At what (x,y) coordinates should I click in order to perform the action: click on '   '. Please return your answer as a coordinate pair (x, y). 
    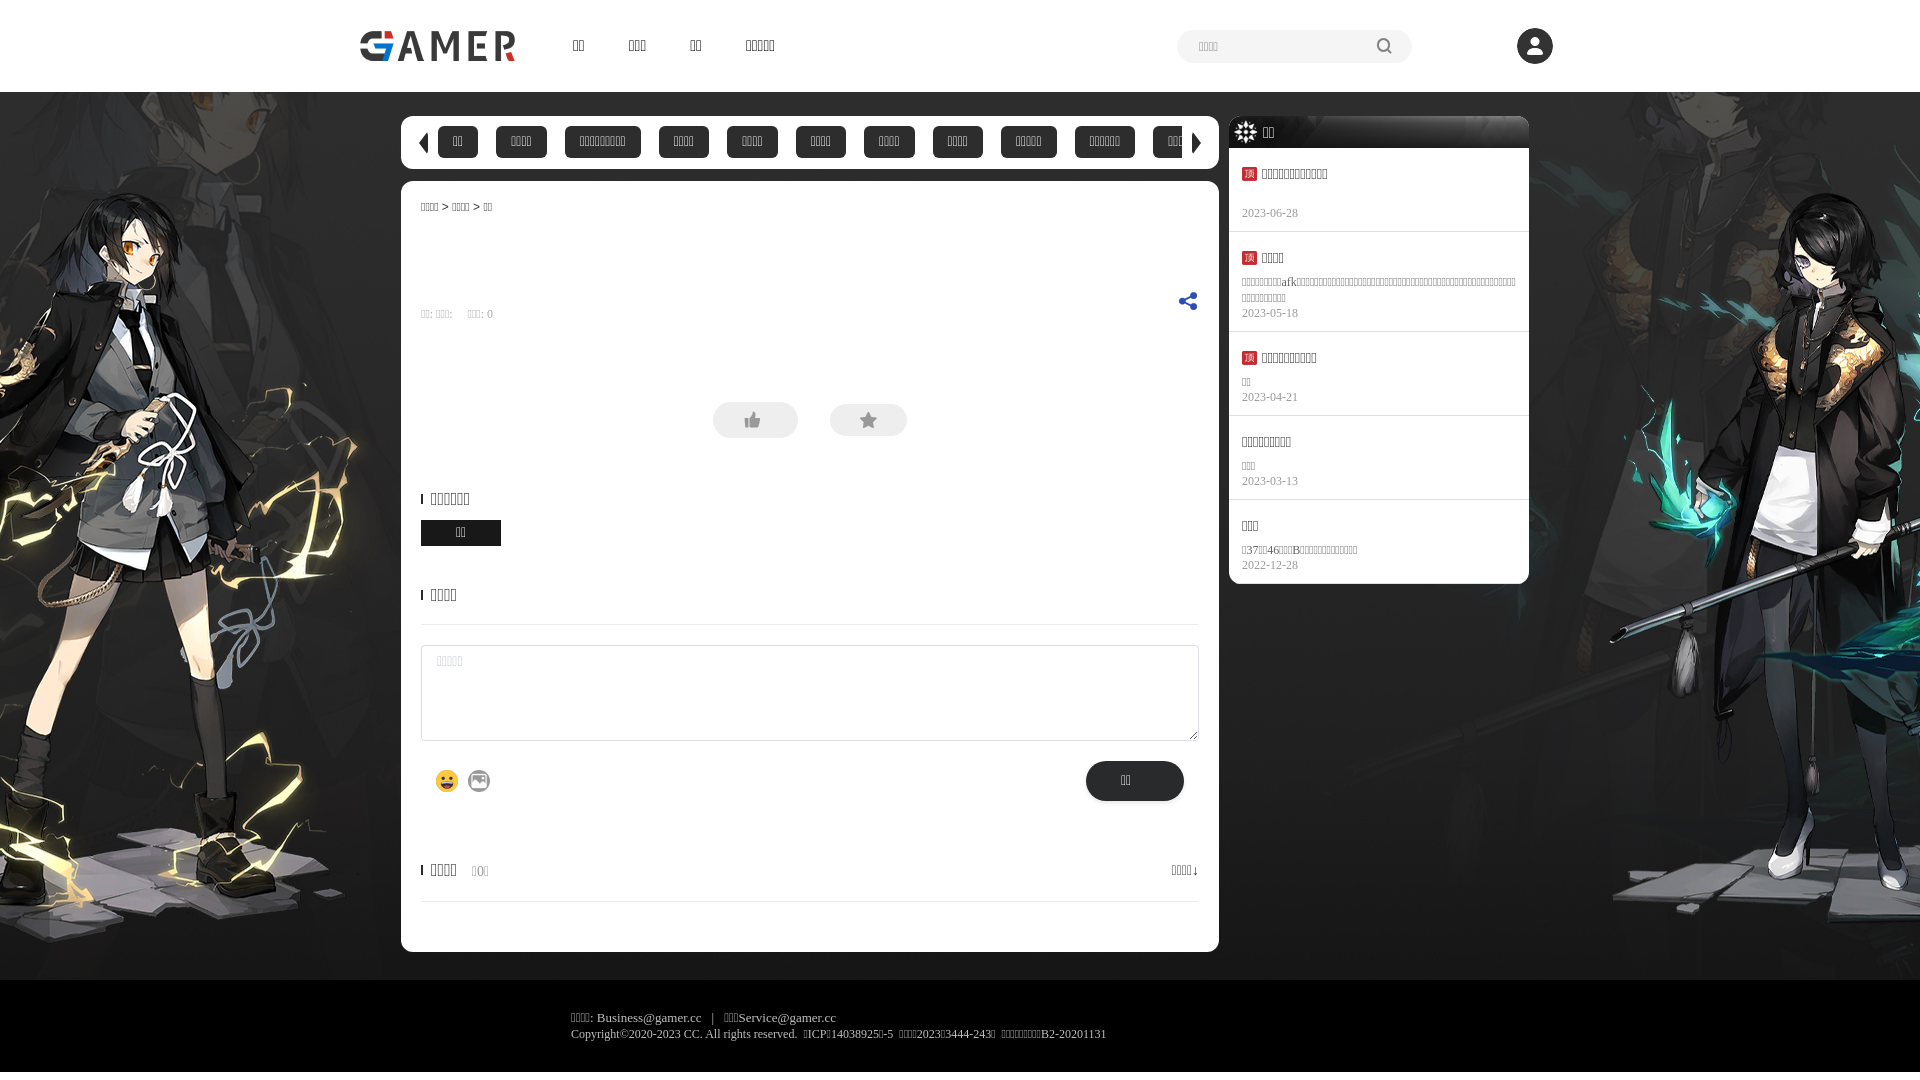
    Looking at the image, I should click on (459, 313).